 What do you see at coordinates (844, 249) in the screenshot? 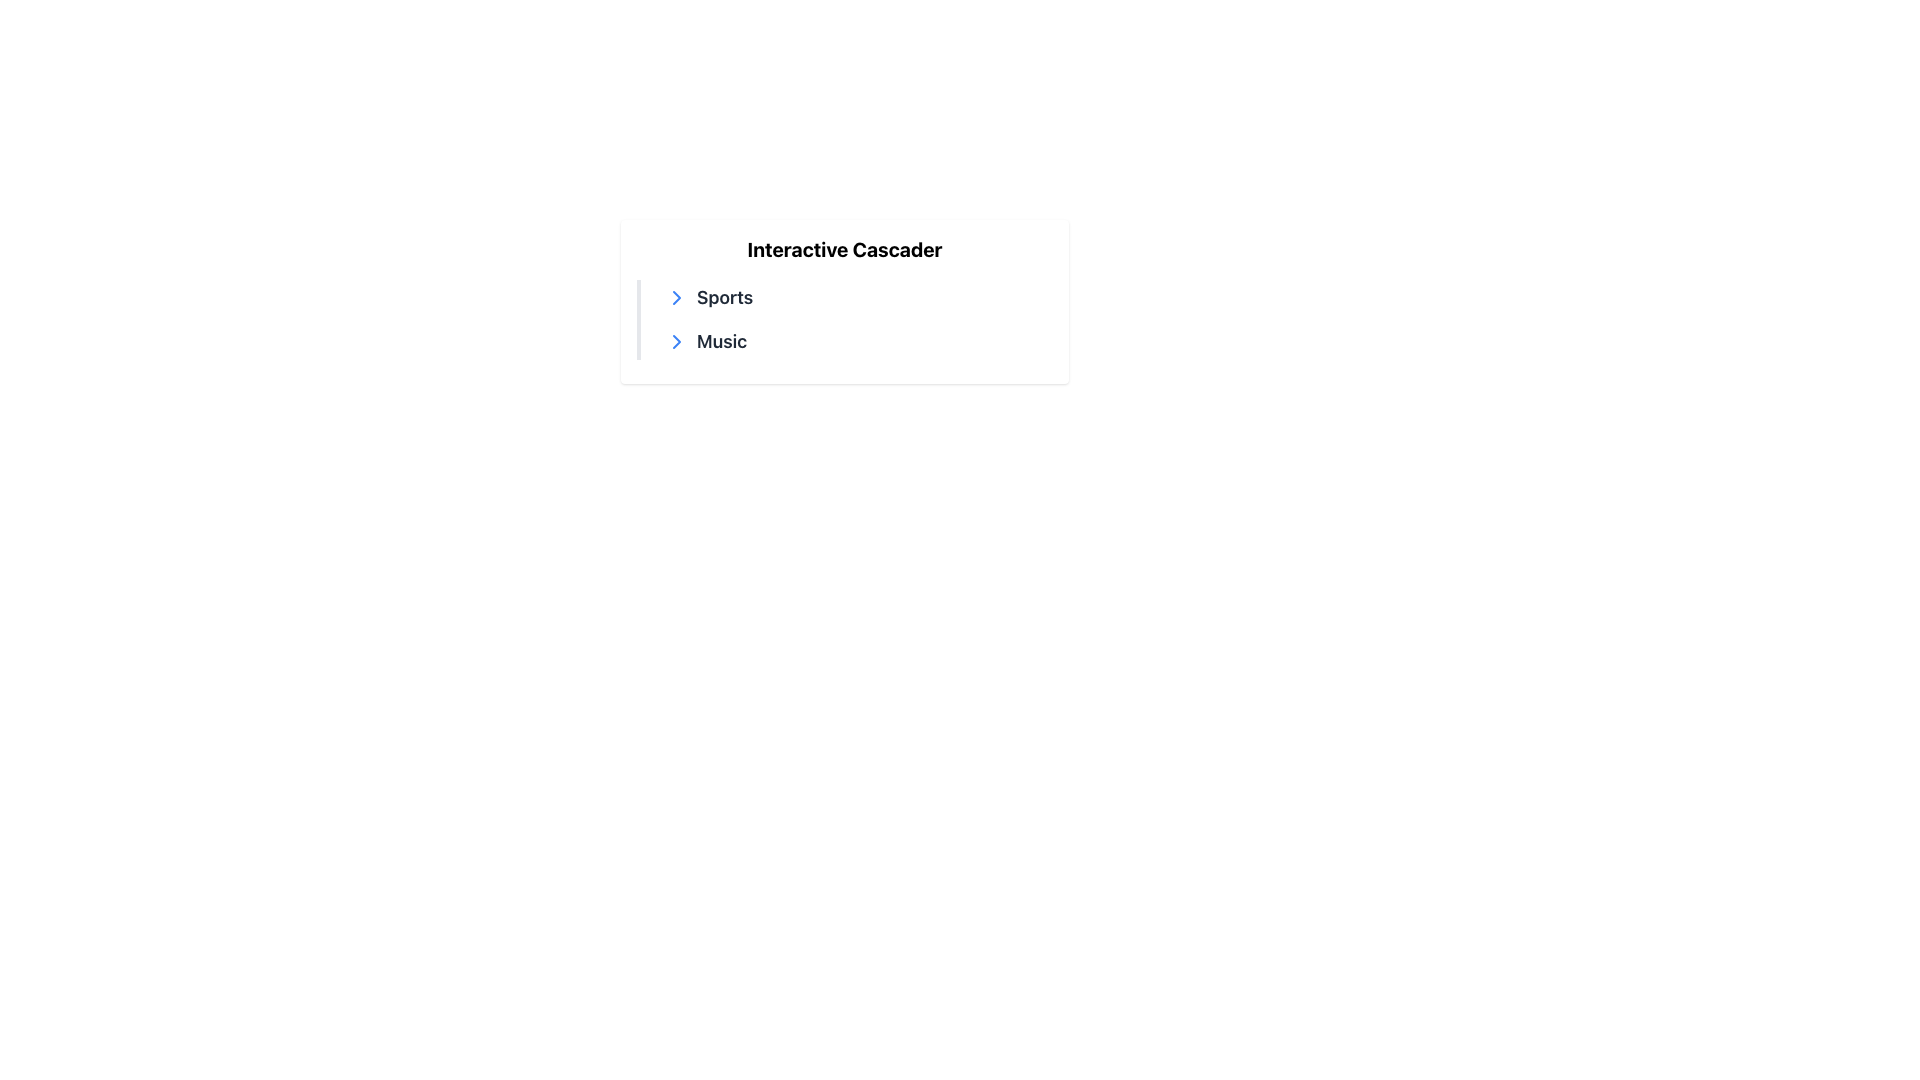
I see `the Text Label that serves as a title or header for the related list above 'Sports' and 'Music', which is located in a white box with rounded corners and shadows` at bounding box center [844, 249].